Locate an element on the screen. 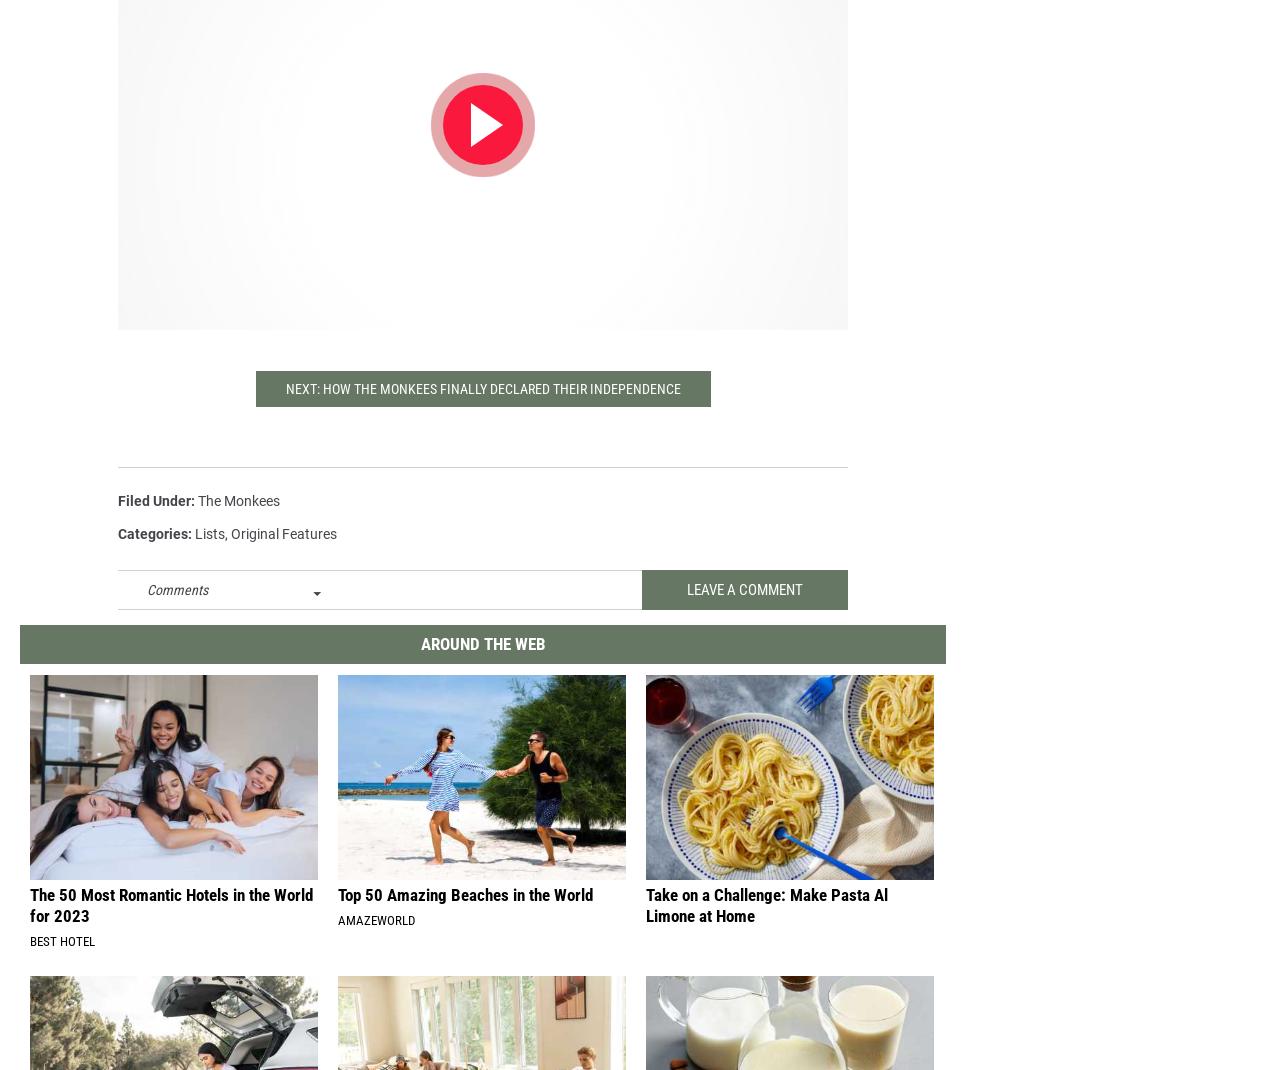 The height and width of the screenshot is (1070, 1286). 'The 50 Most Romantic Hotels in the World for 2023' is located at coordinates (171, 921).